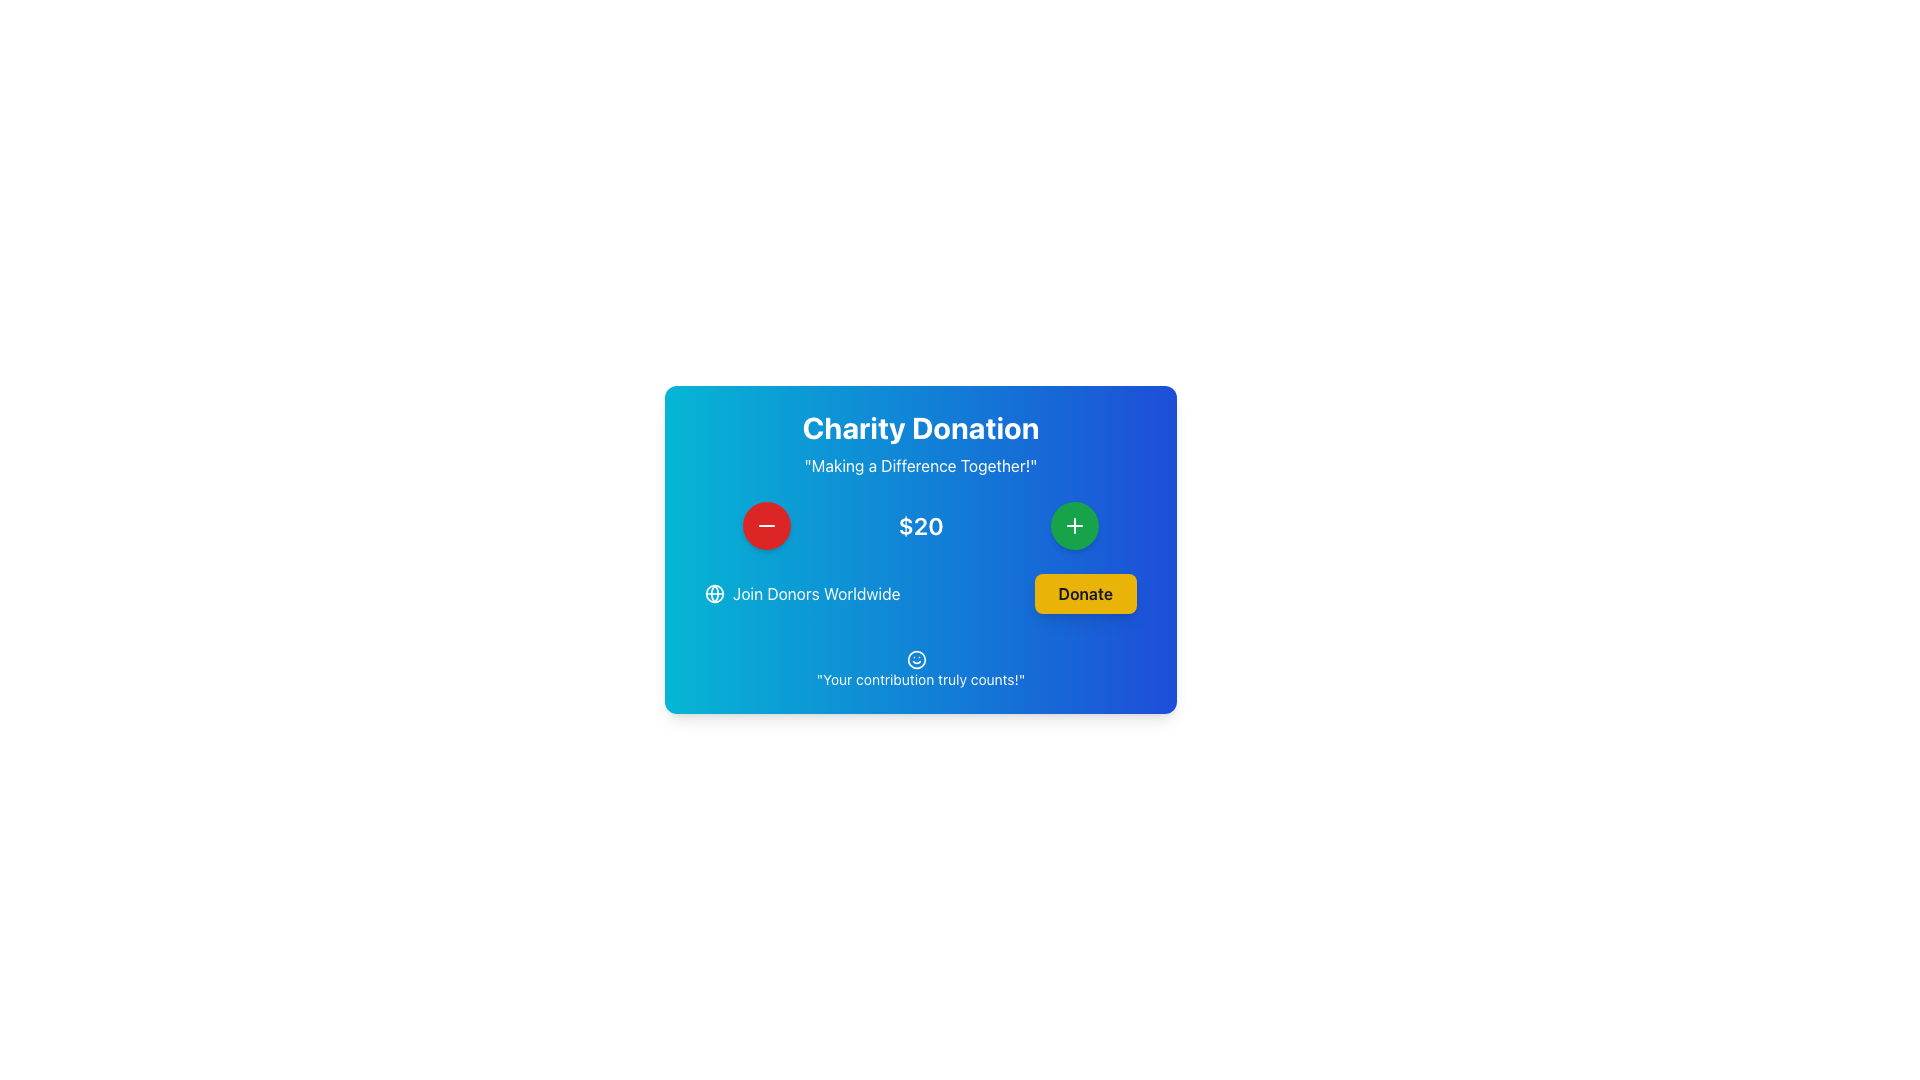 This screenshot has width=1920, height=1080. I want to click on the text label displaying the current donation amount, which is centrally positioned in a card with a gradient blue background, to trigger interactivity or tooltips, so click(920, 524).